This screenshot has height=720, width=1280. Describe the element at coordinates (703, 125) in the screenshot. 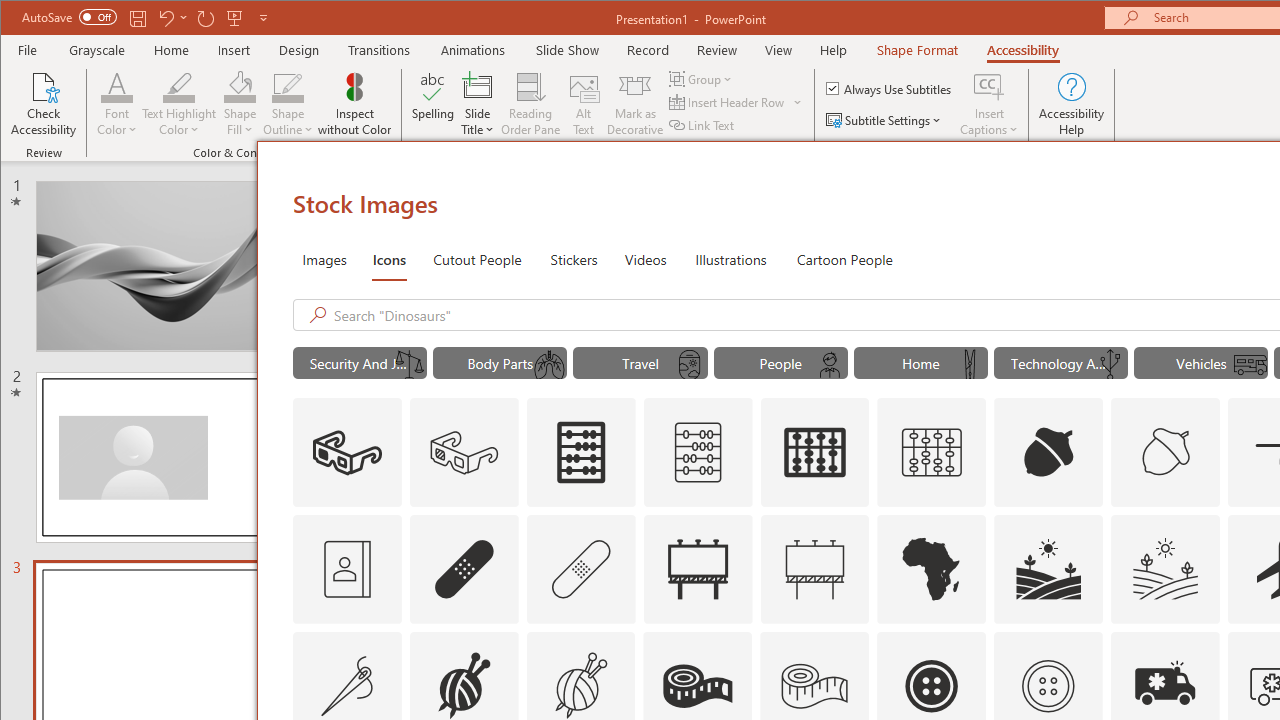

I see `'Link Text'` at that location.